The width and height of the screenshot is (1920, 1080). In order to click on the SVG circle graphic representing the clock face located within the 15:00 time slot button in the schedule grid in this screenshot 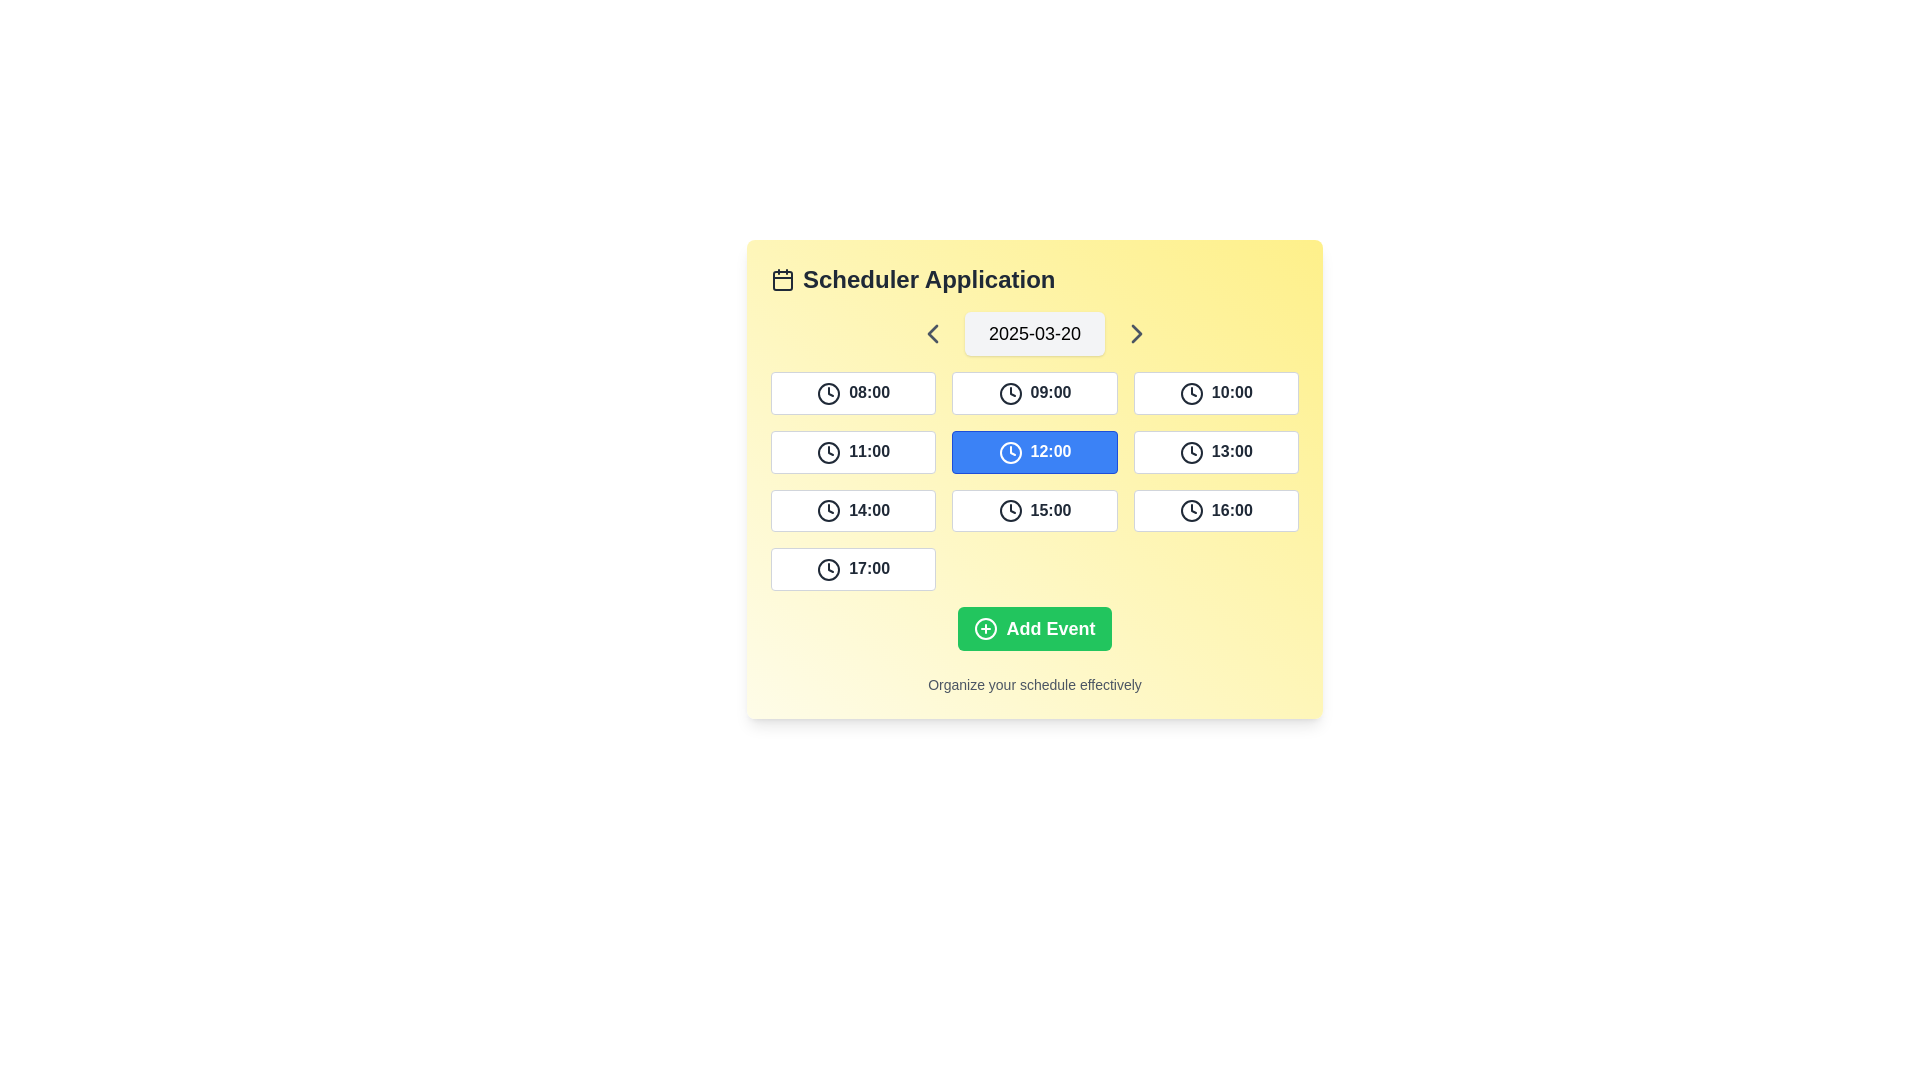, I will do `click(1010, 510)`.